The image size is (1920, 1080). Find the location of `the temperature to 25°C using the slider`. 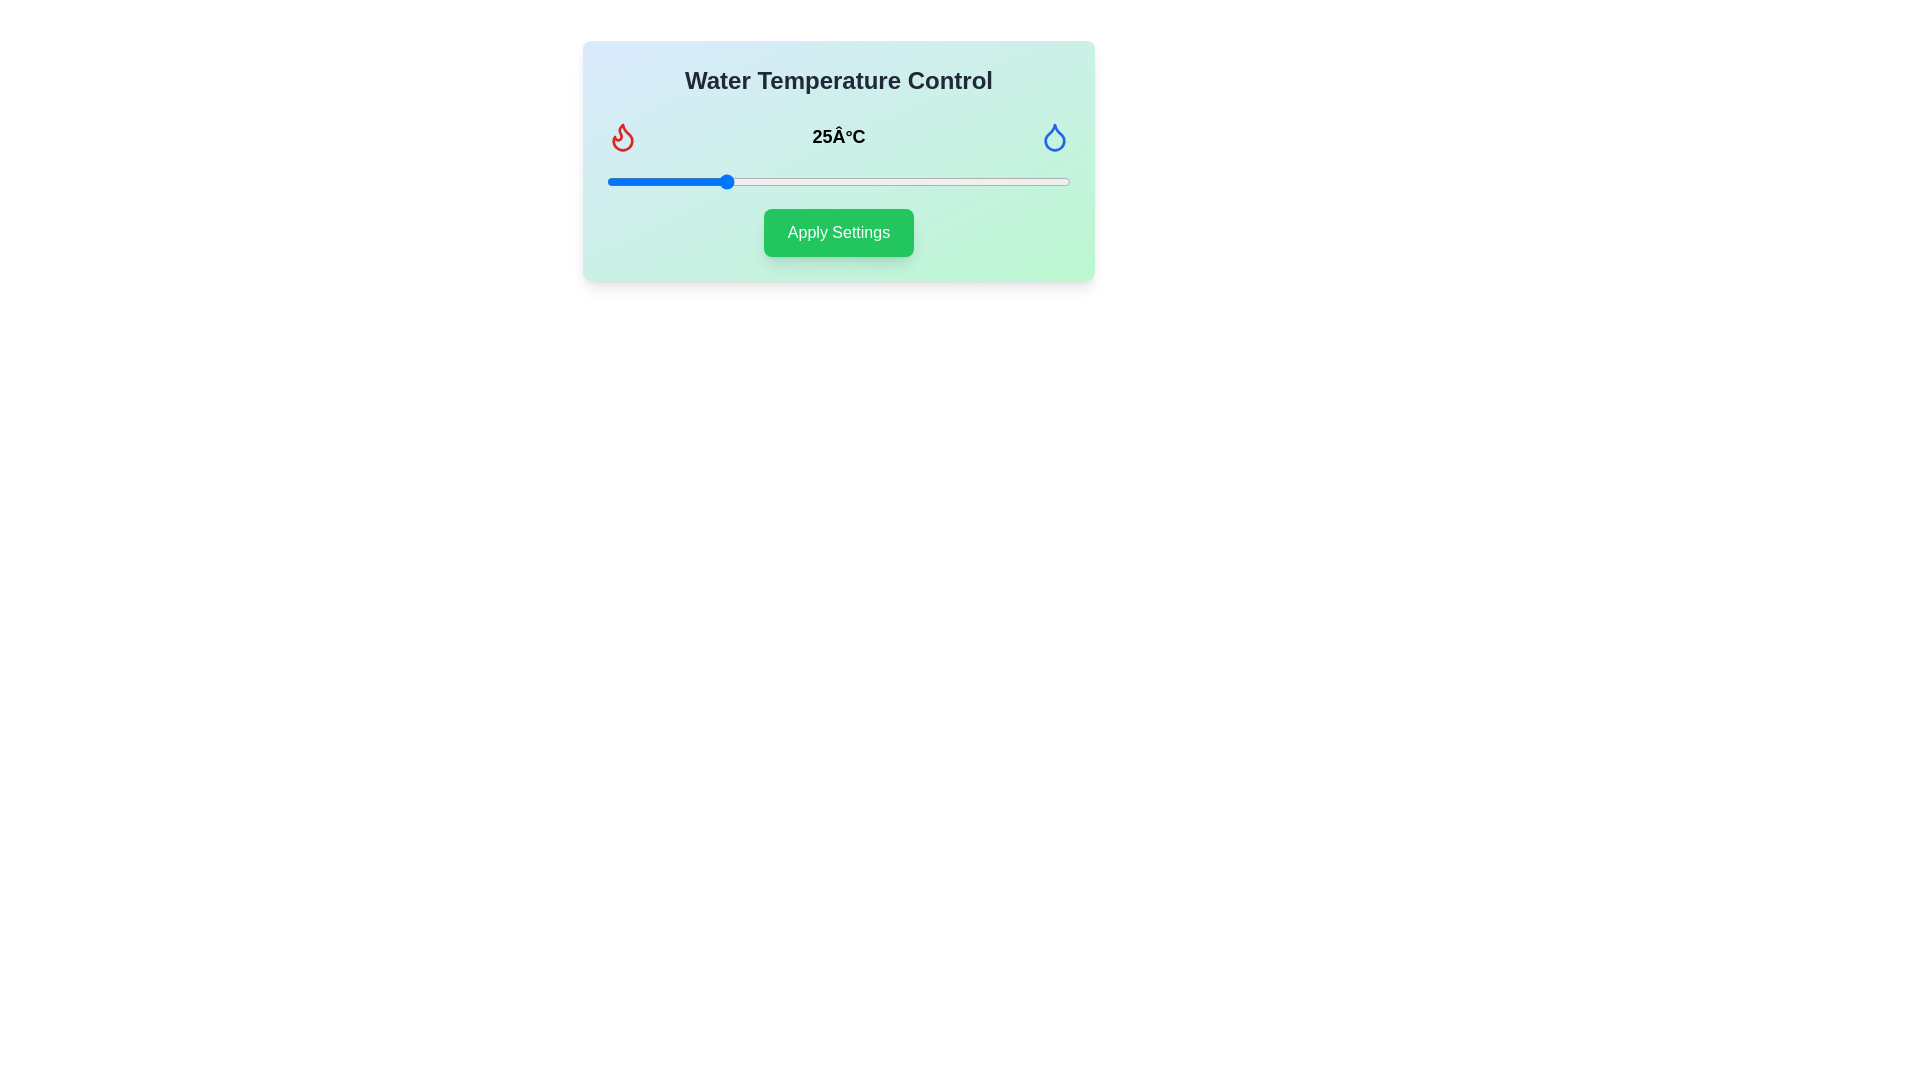

the temperature to 25°C using the slider is located at coordinates (722, 181).